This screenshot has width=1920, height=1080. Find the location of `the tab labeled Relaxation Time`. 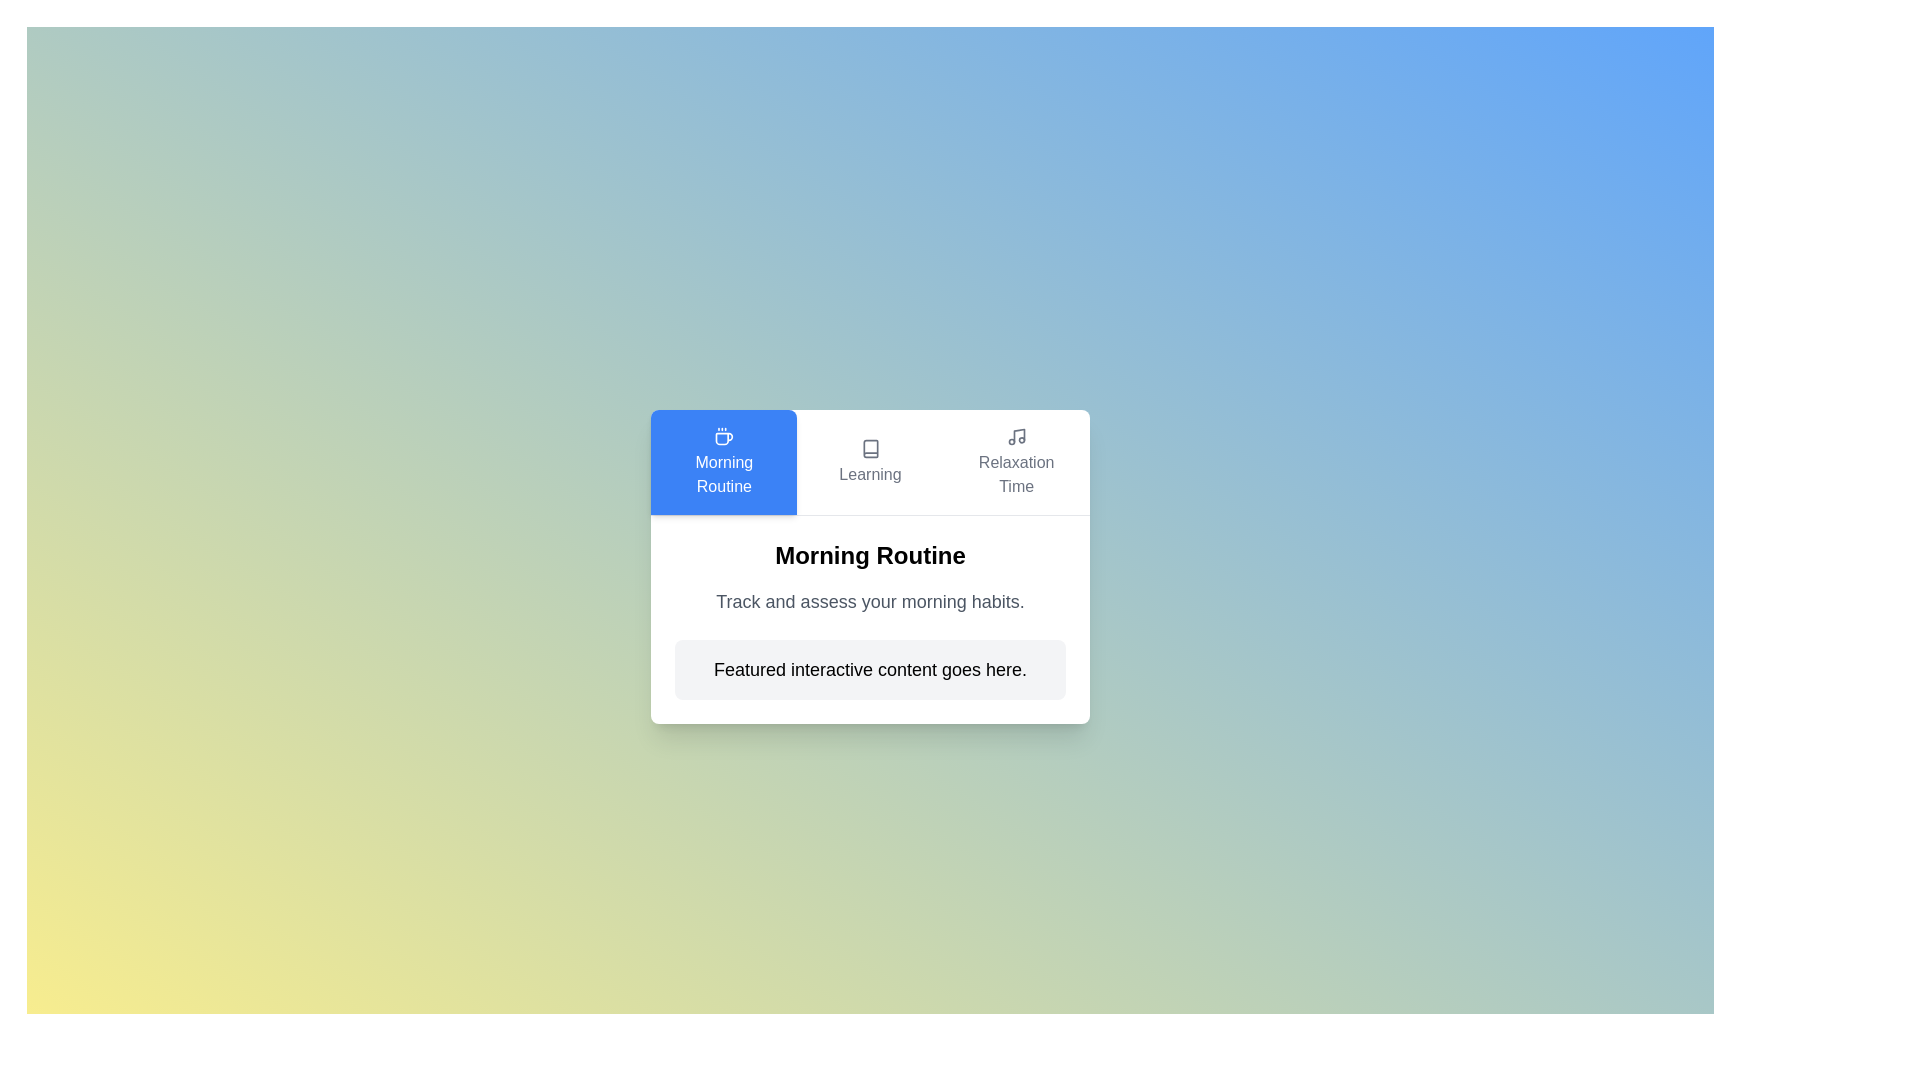

the tab labeled Relaxation Time is located at coordinates (1016, 462).